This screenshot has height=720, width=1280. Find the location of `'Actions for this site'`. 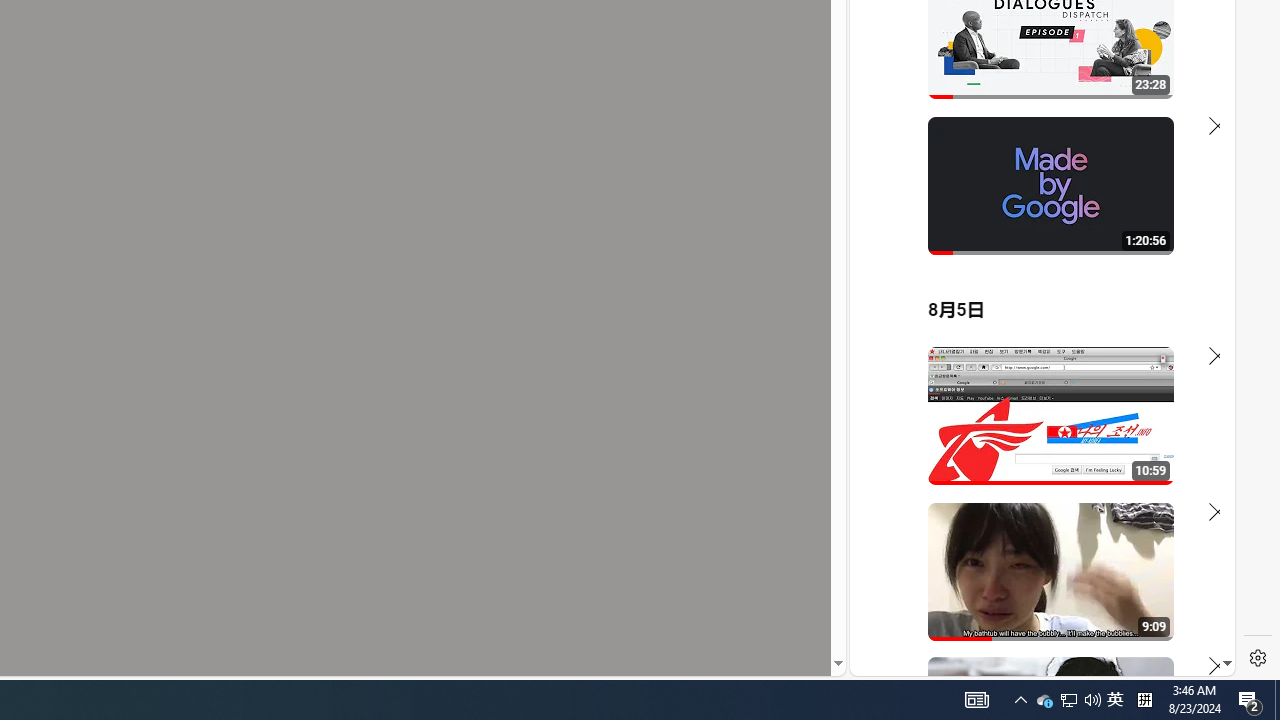

'Actions for this site' is located at coordinates (1131, 442).